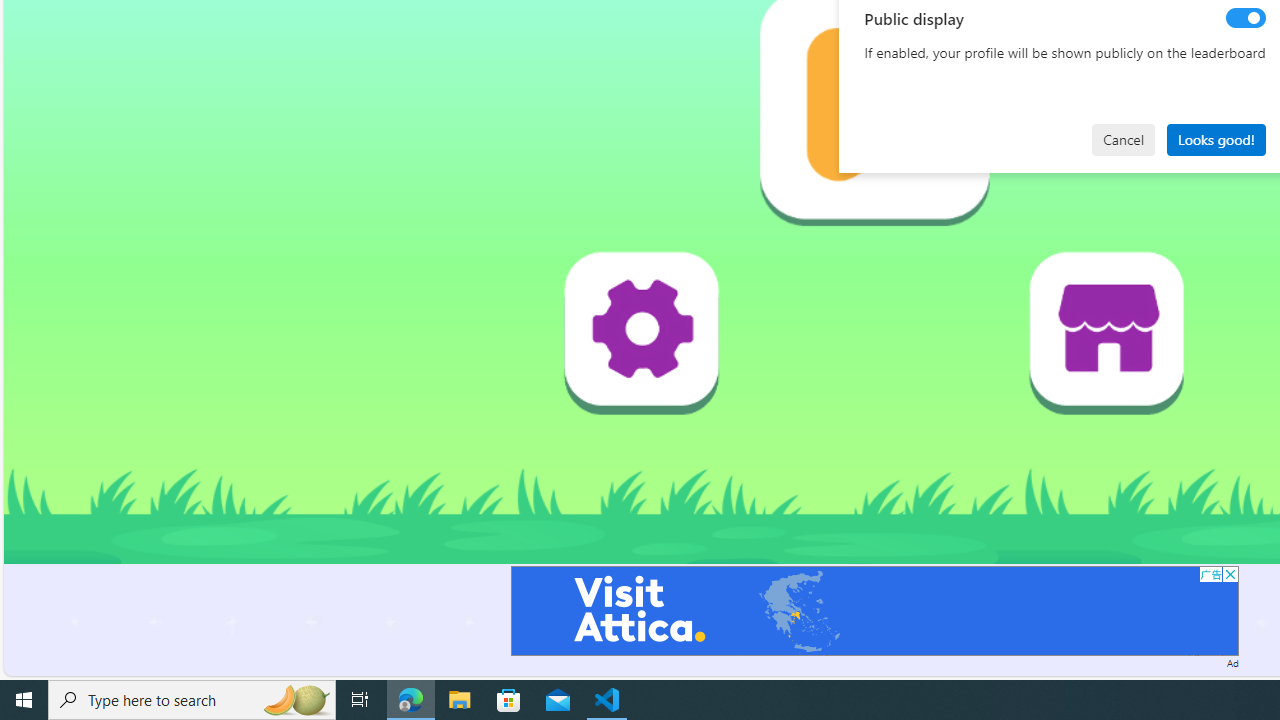 The image size is (1280, 720). I want to click on 'Advertisement', so click(874, 609).